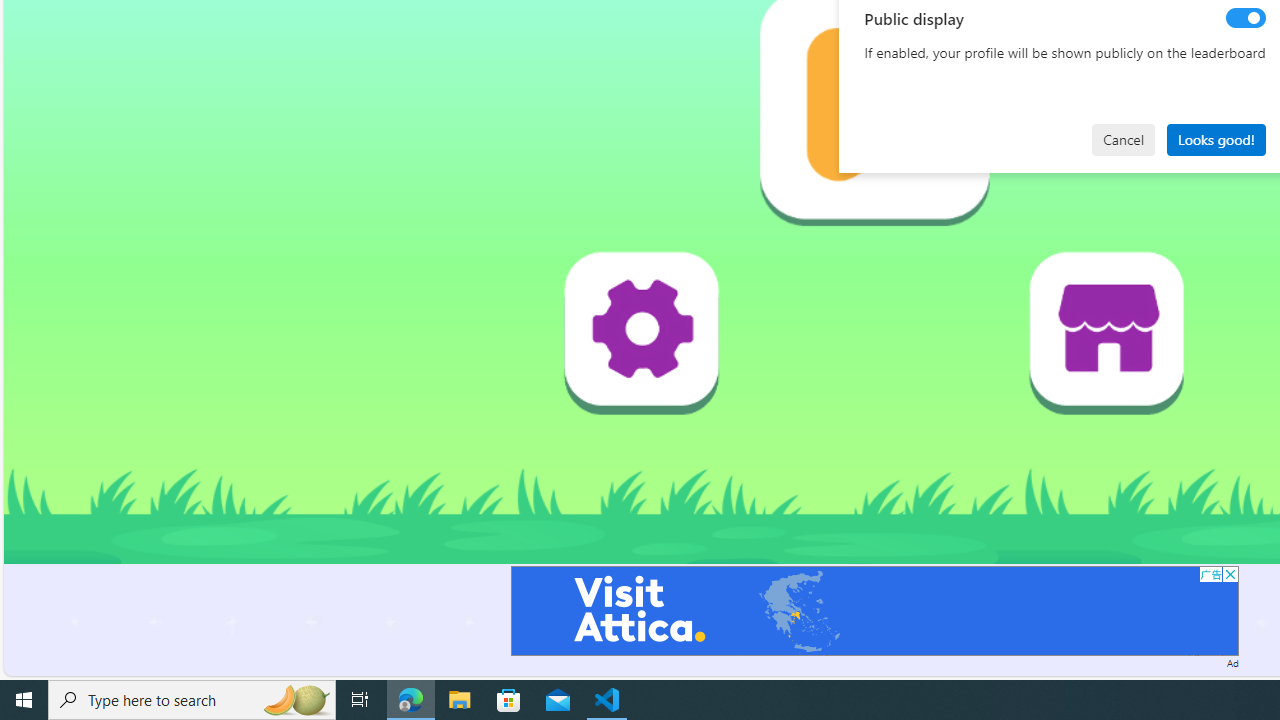 The image size is (1280, 720). I want to click on 'Advertisement', so click(874, 609).